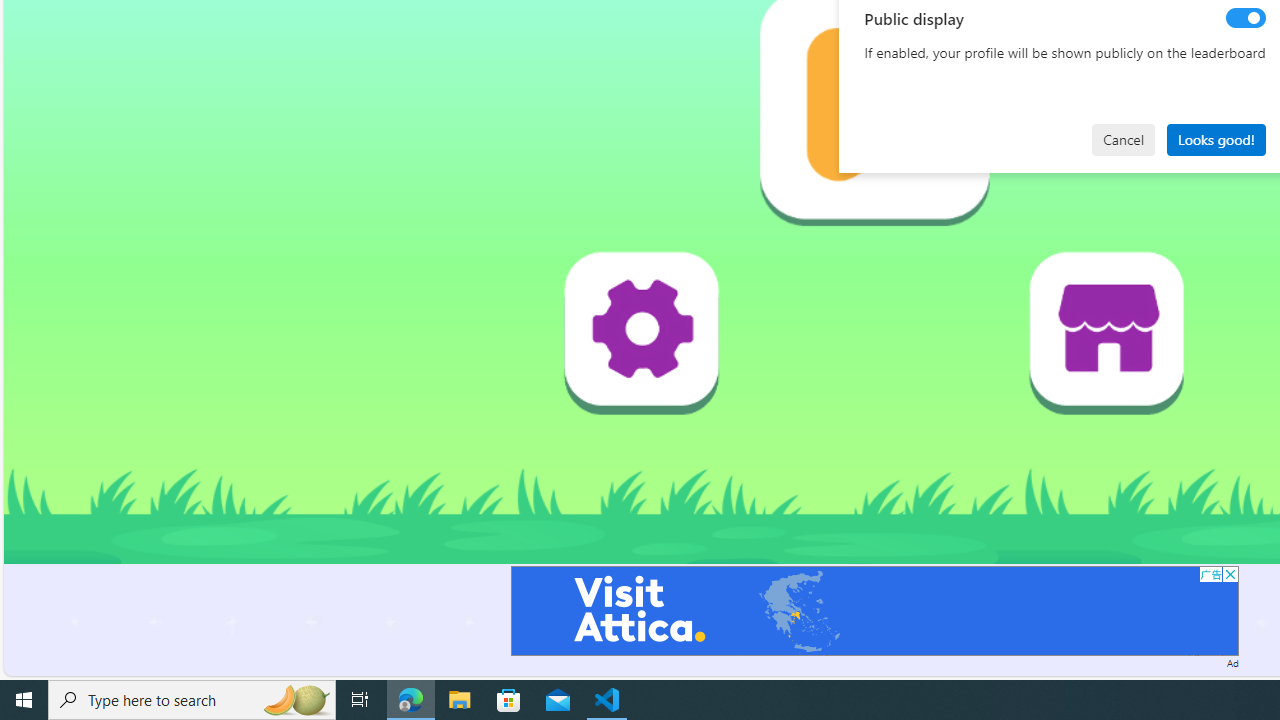 The image size is (1280, 720). I want to click on 'Advertisement', so click(874, 609).